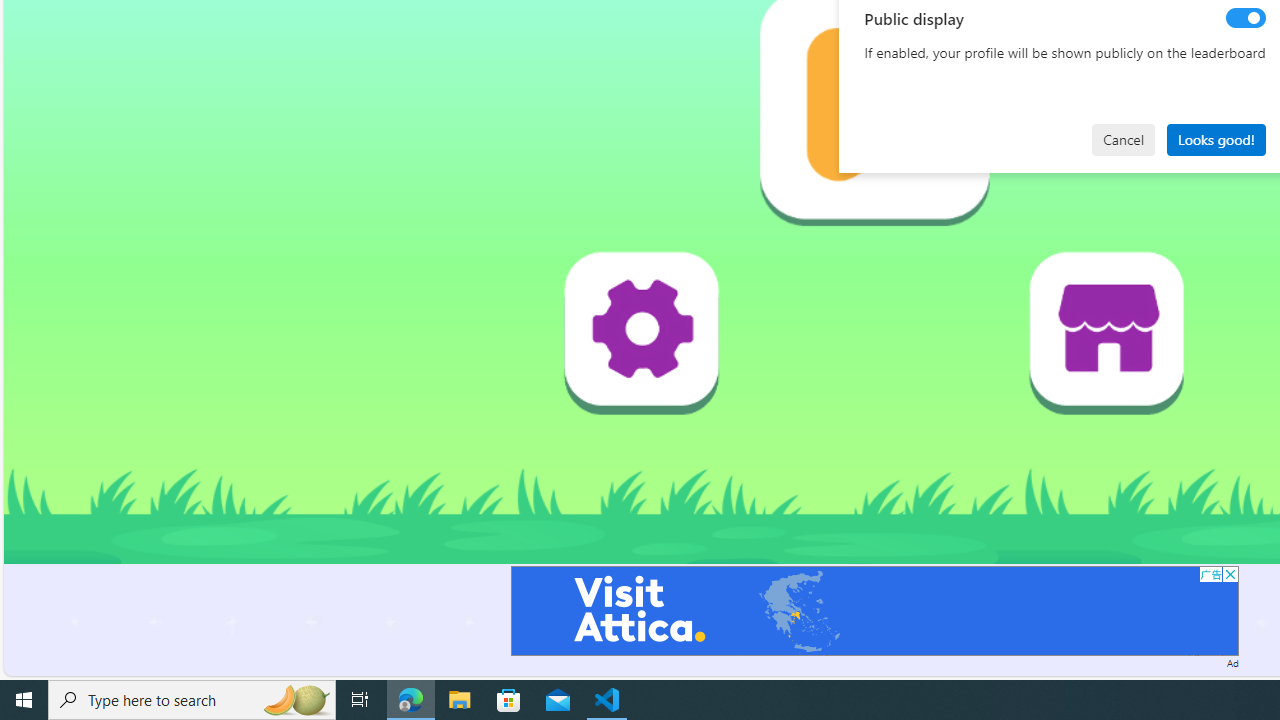 The image size is (1280, 720). I want to click on 'Advertisement', so click(874, 609).